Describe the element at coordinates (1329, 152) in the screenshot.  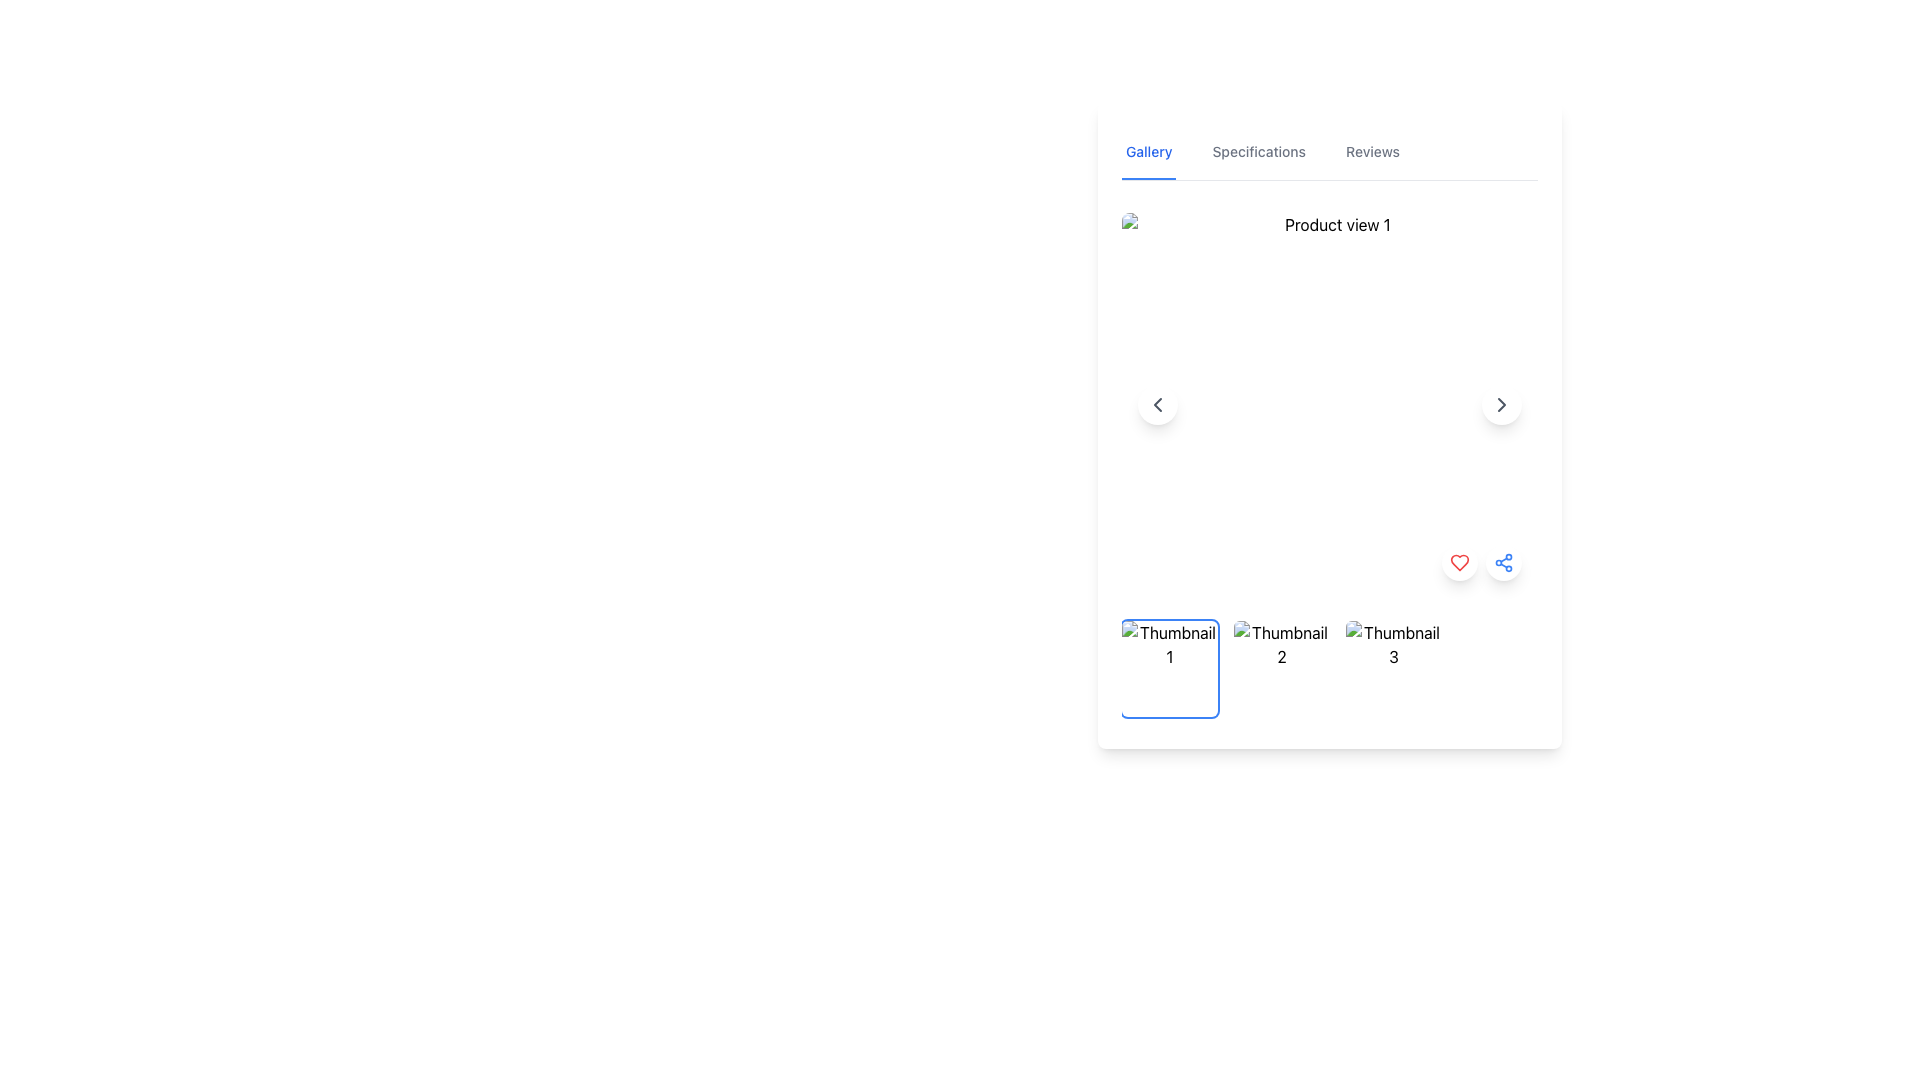
I see `the 'Specifications' or 'Reviews' tab in the navigation bar` at that location.